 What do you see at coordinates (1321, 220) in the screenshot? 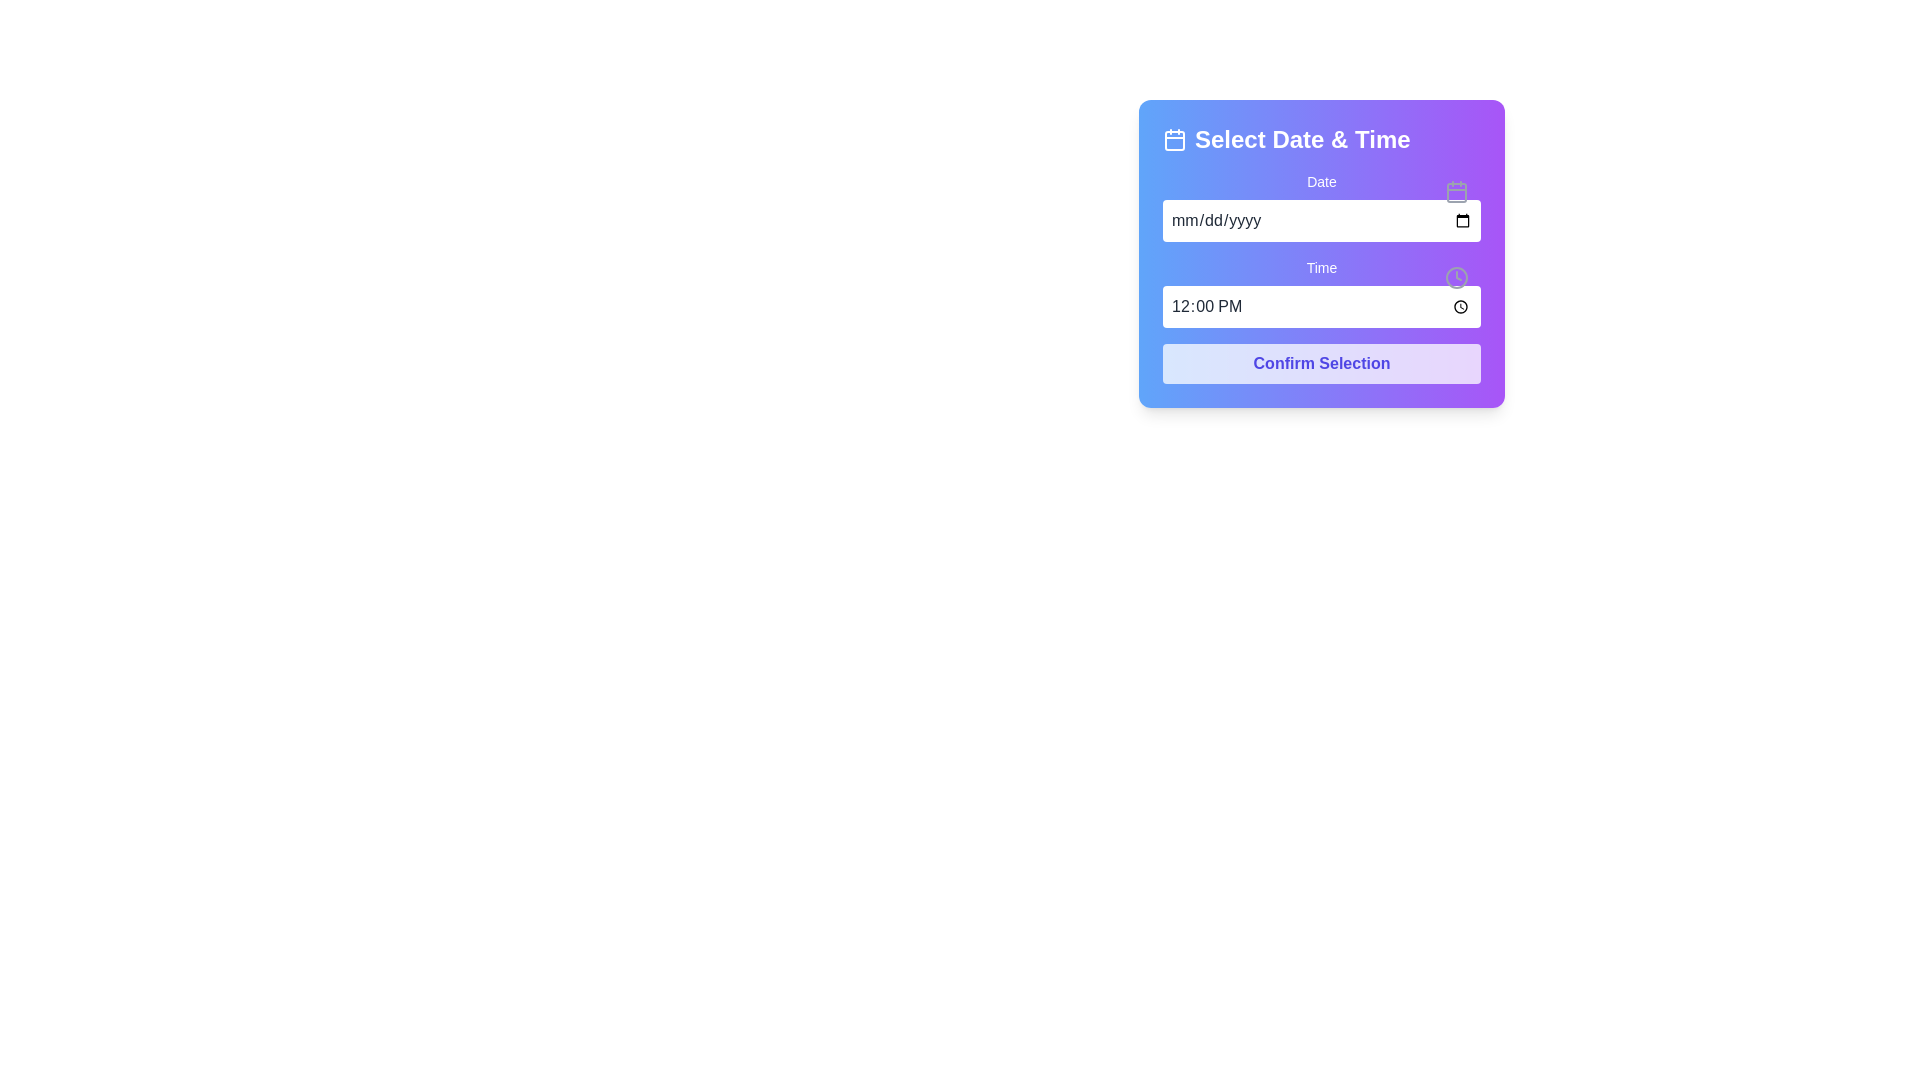
I see `the Date Input Field located centrally within the purple card` at bounding box center [1321, 220].